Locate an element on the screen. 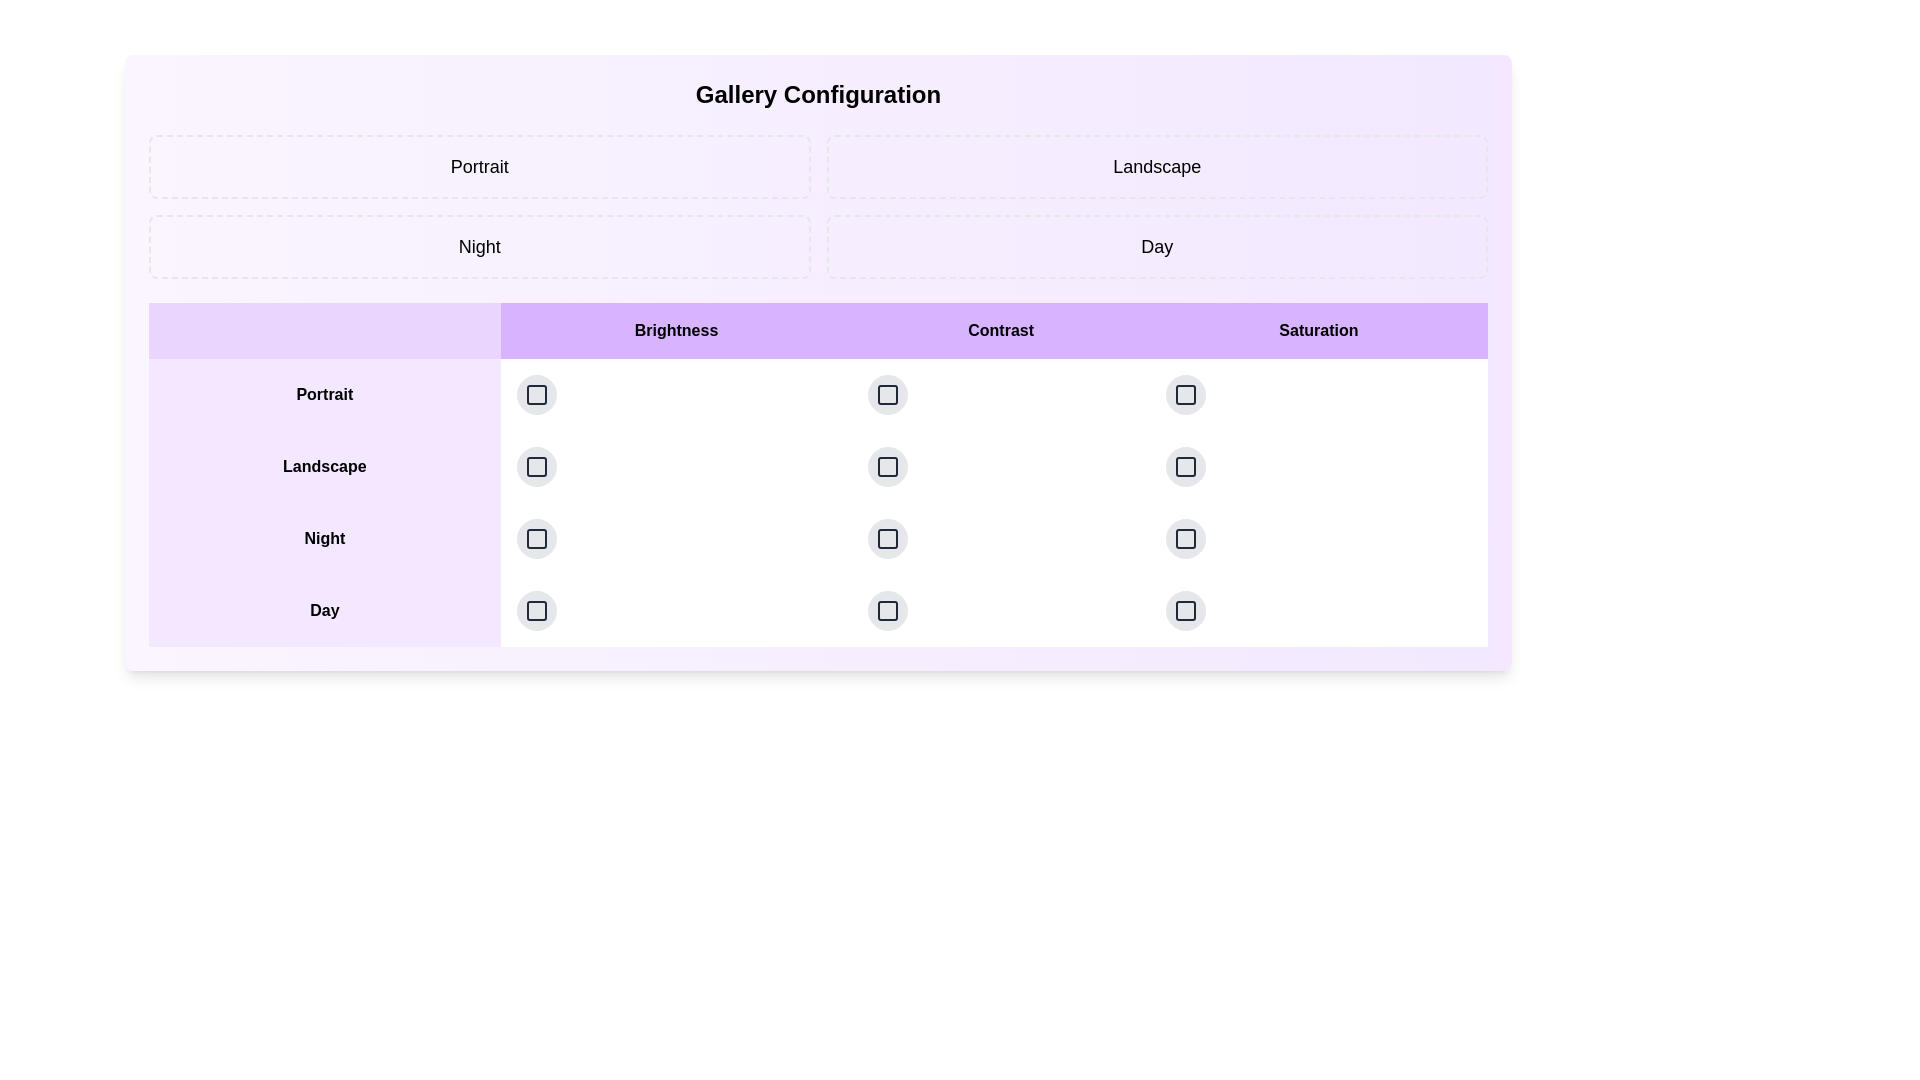 This screenshot has width=1920, height=1080. the small square checkbox or button located in the third column of the fourth row in the grid layout, corresponding to 'Day' and 'Saturation' is located at coordinates (1185, 466).